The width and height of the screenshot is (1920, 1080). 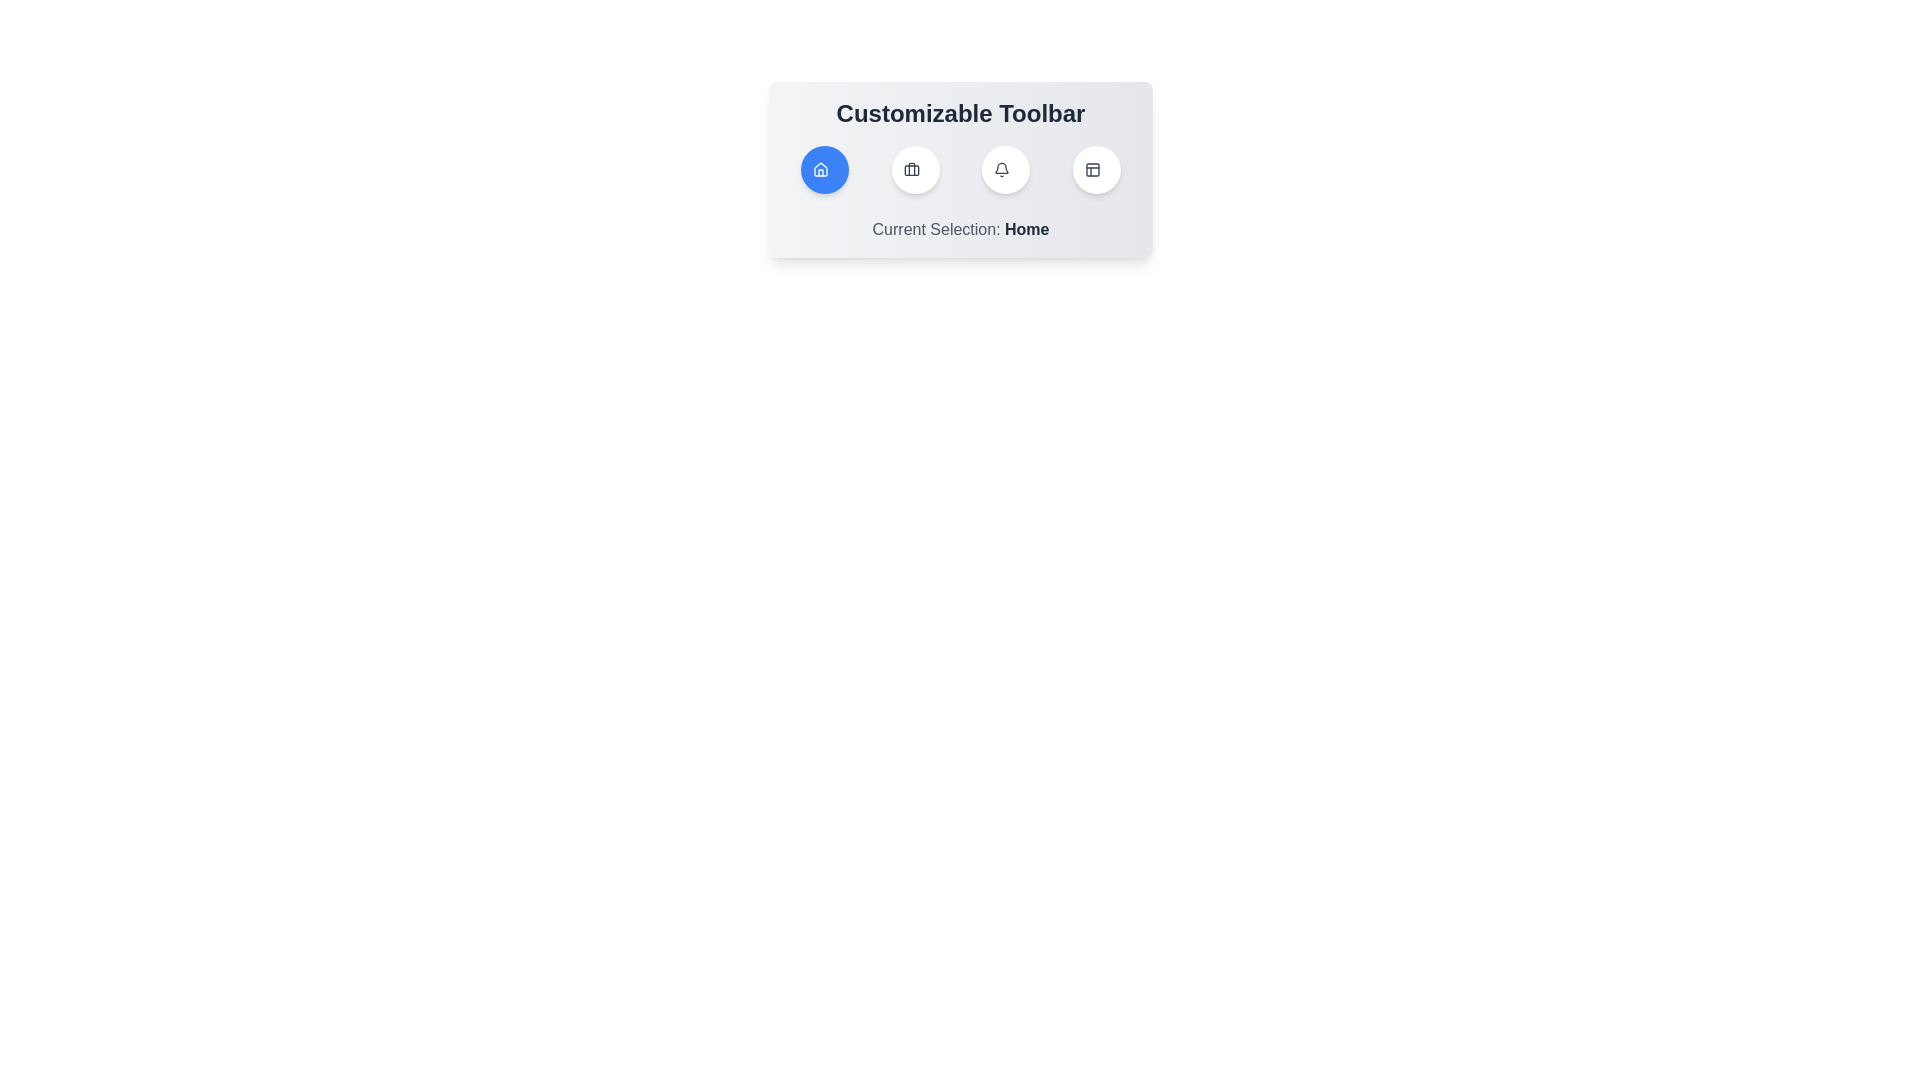 What do you see at coordinates (1006, 168) in the screenshot?
I see `the circular button with a bell icon located in the toolbar, which is positioned to the right of the briefcase icon button and to the left of the grid icon button` at bounding box center [1006, 168].